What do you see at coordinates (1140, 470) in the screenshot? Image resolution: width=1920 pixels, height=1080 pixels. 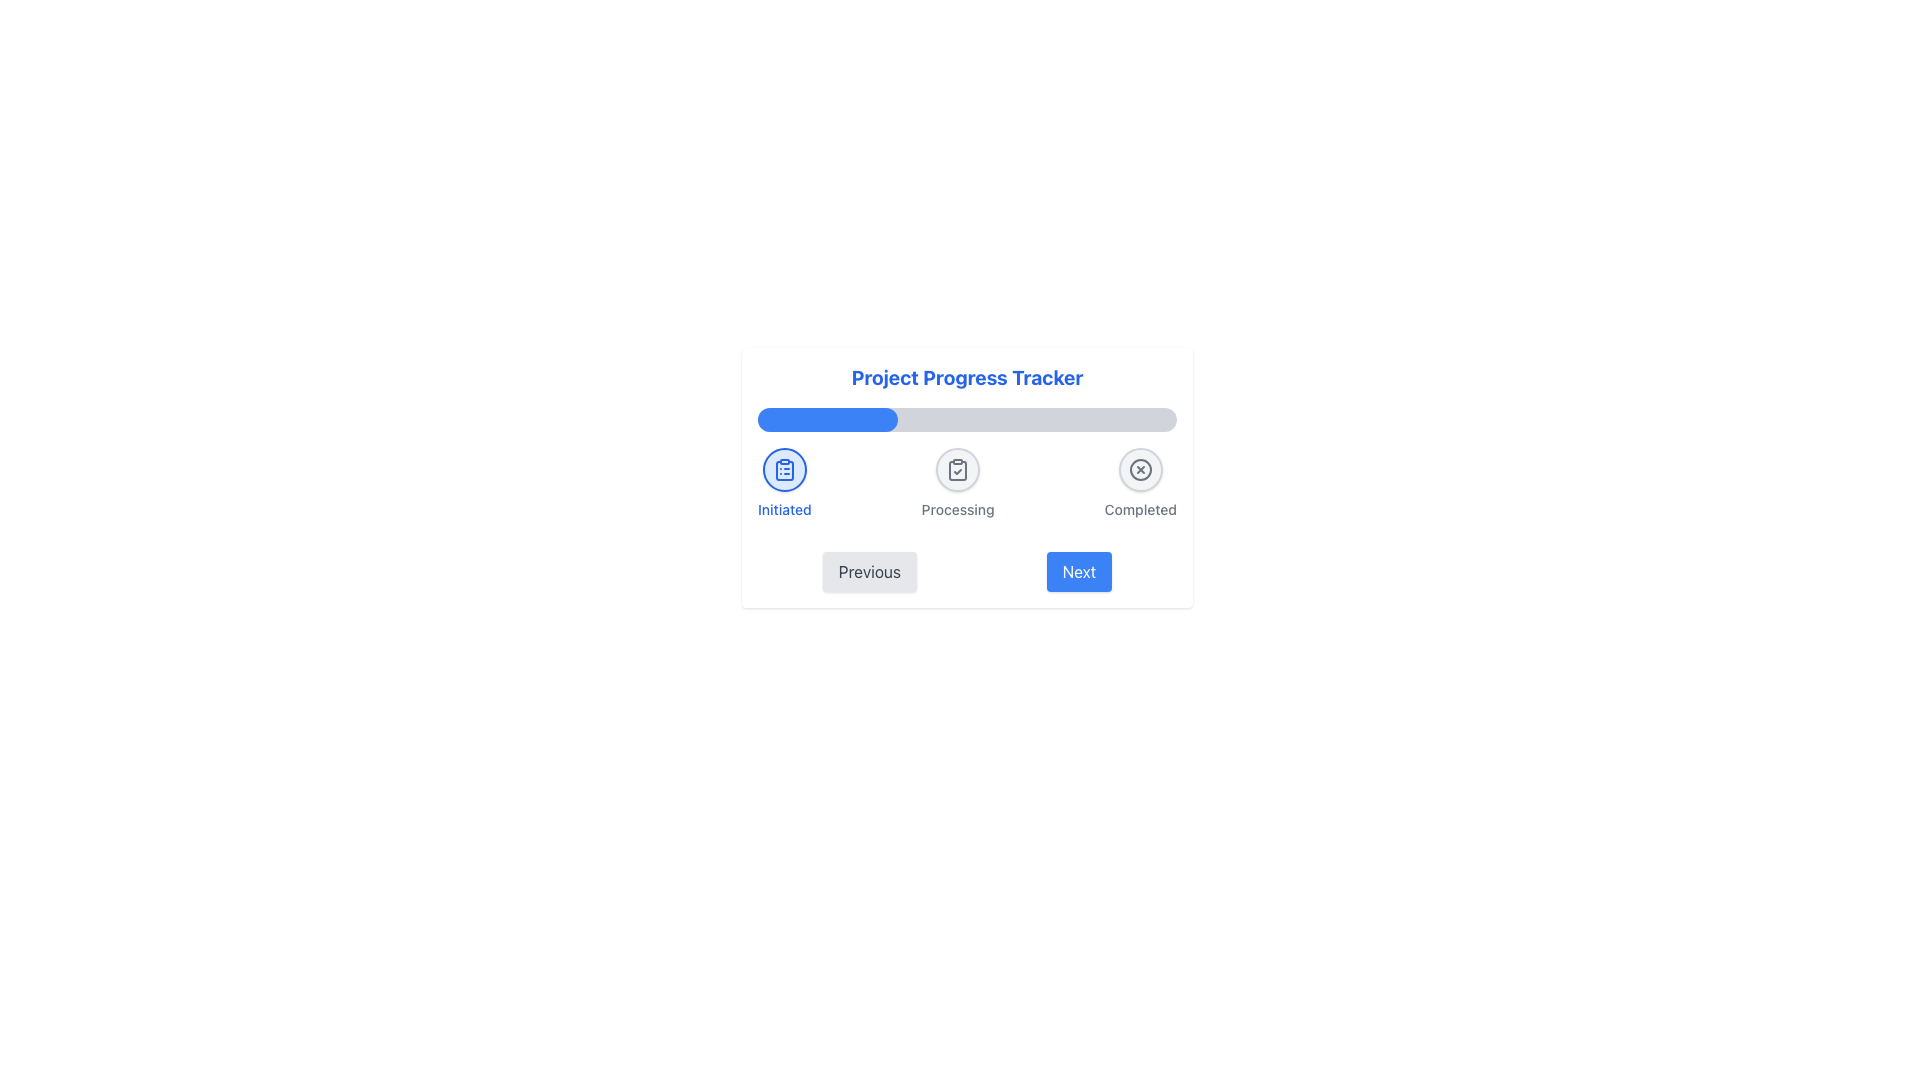 I see `the third circular icon with a gray border and light gray background that has an 'X'` at bounding box center [1140, 470].